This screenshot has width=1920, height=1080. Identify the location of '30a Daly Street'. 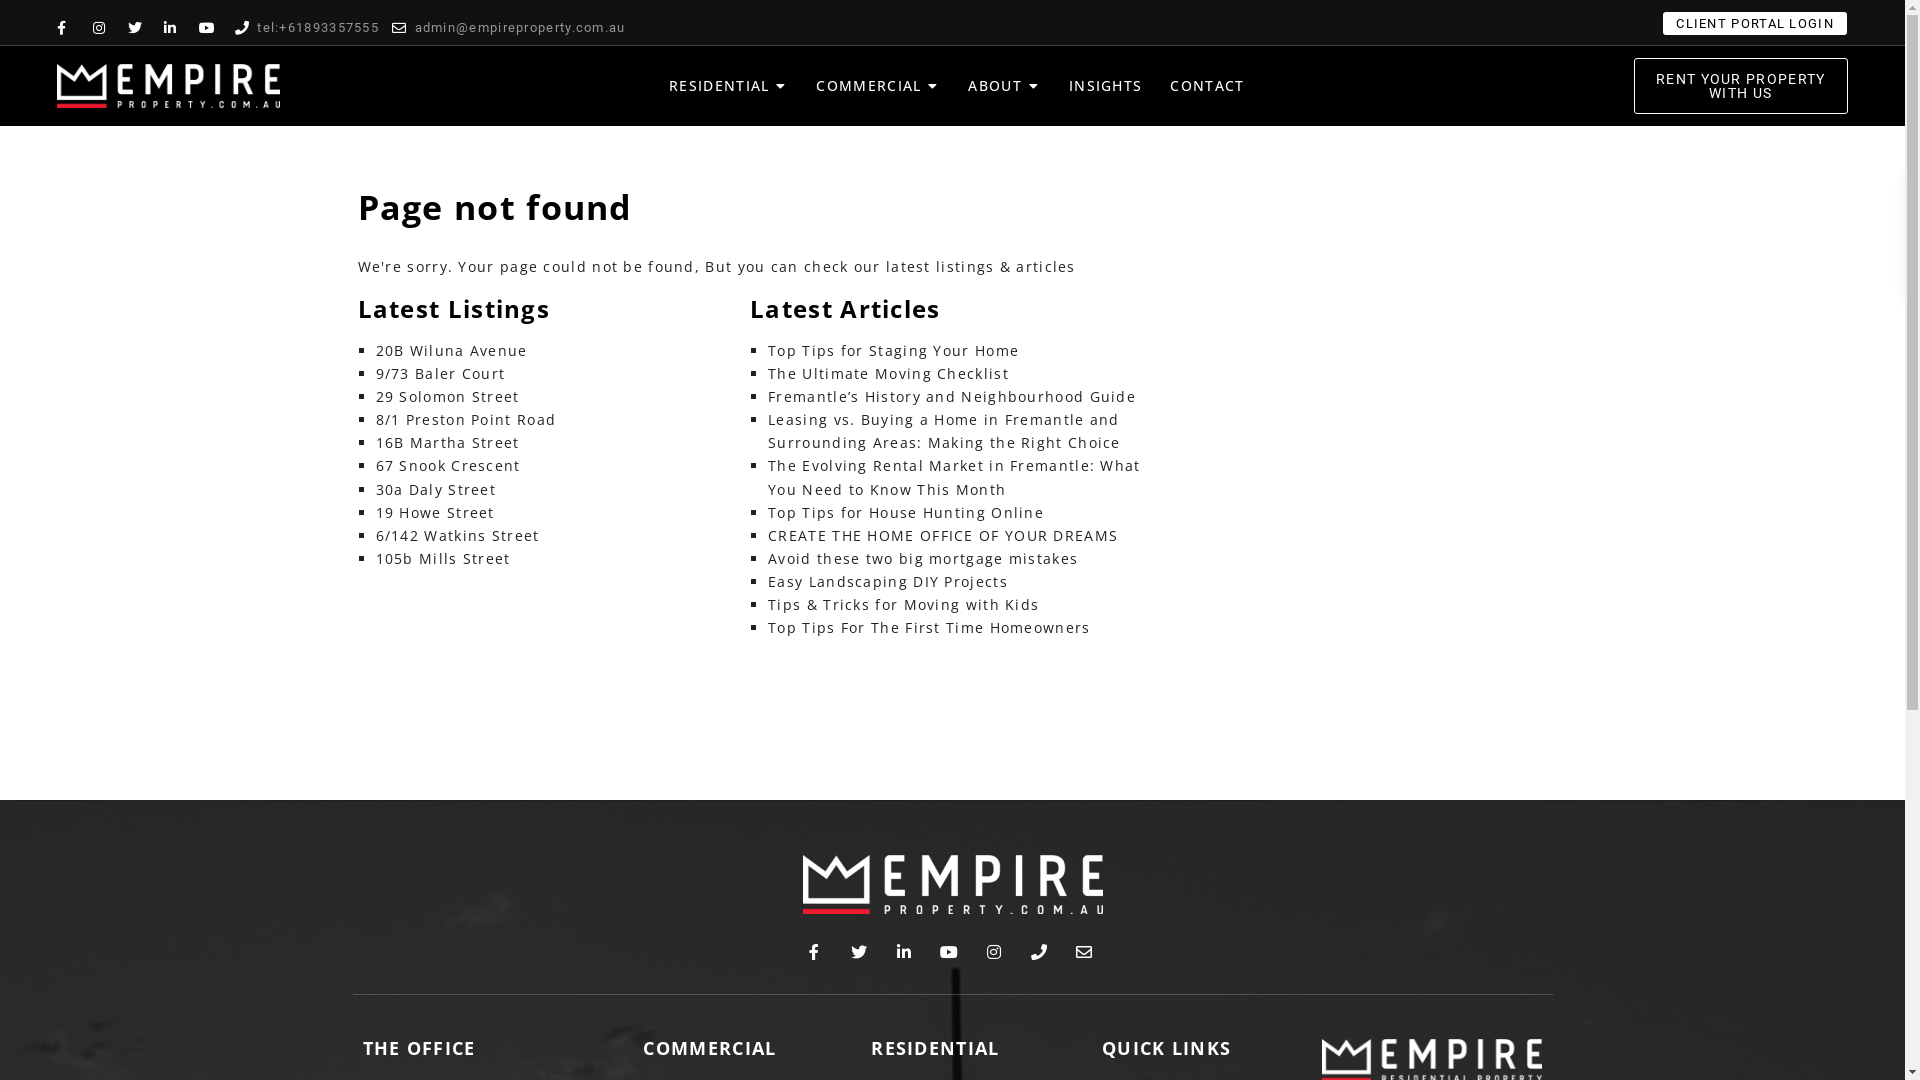
(435, 489).